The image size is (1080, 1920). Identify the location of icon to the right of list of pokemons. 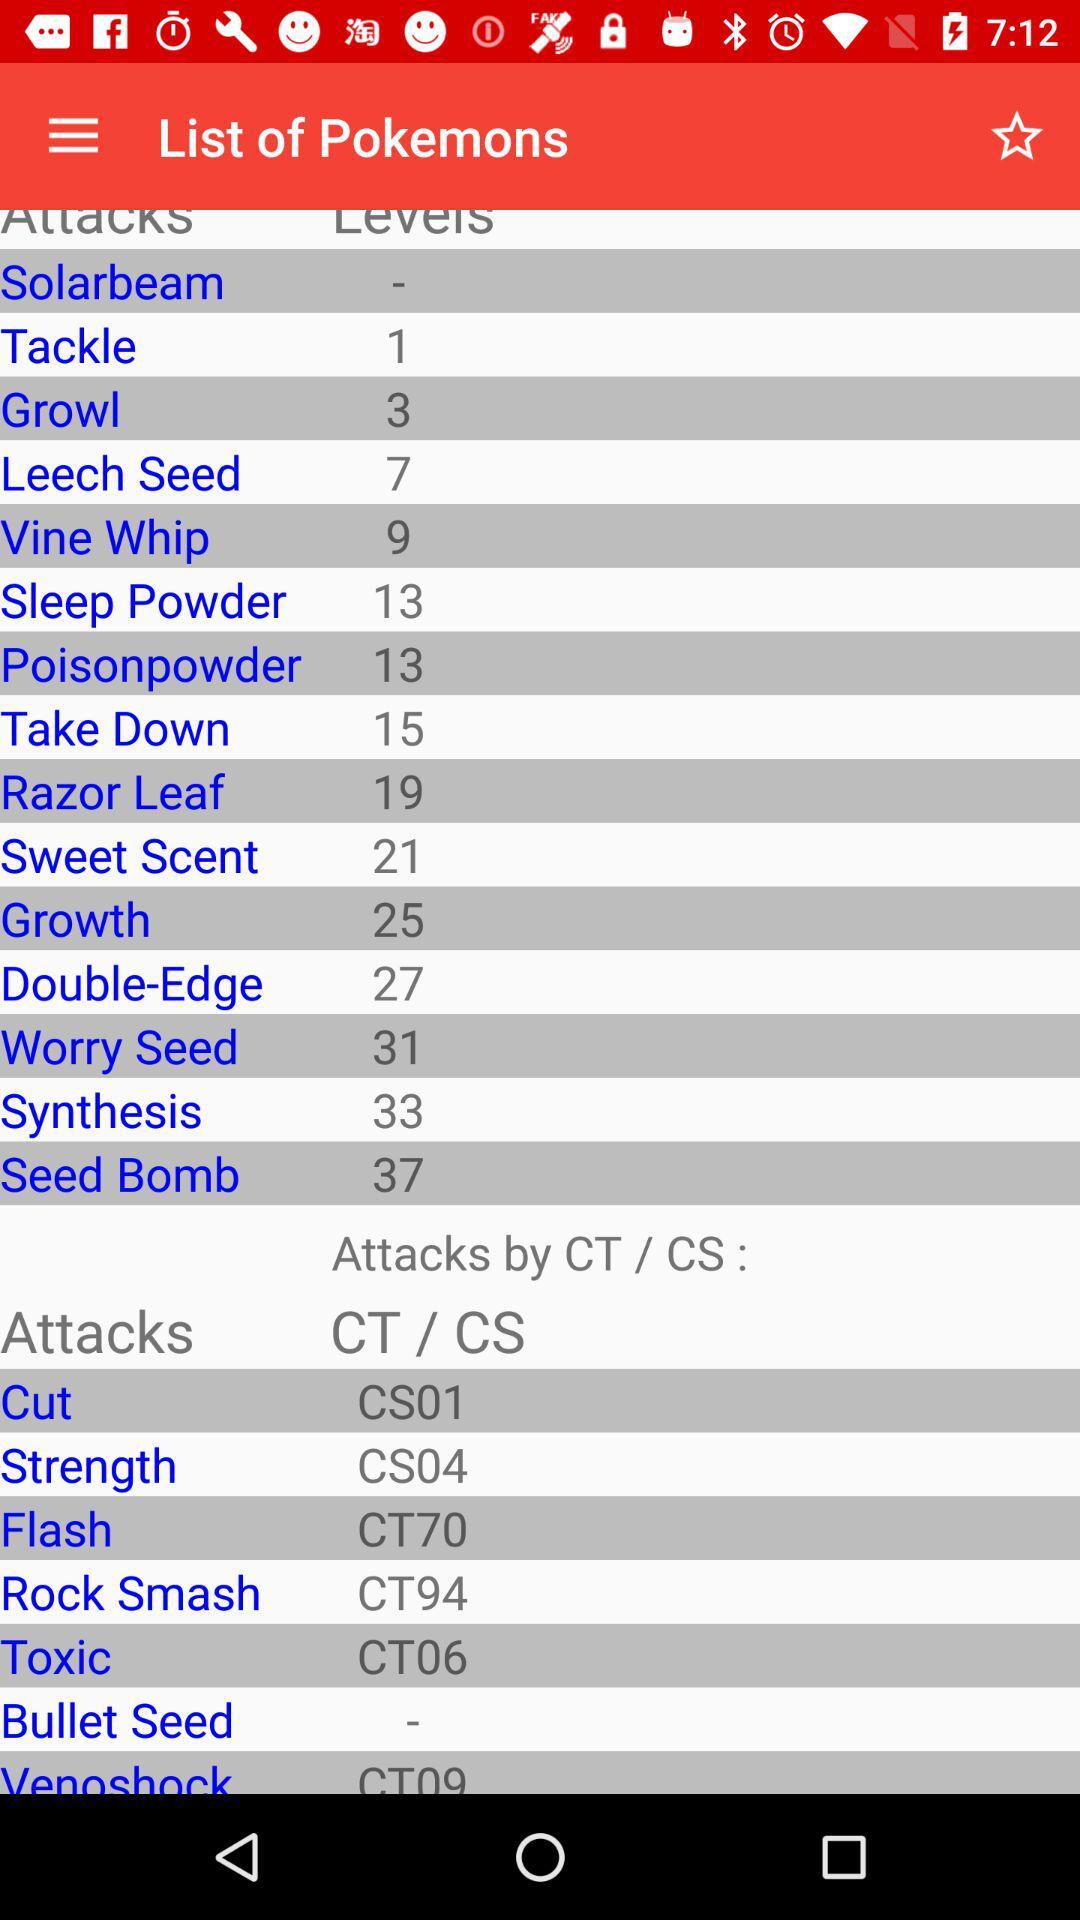
(1017, 135).